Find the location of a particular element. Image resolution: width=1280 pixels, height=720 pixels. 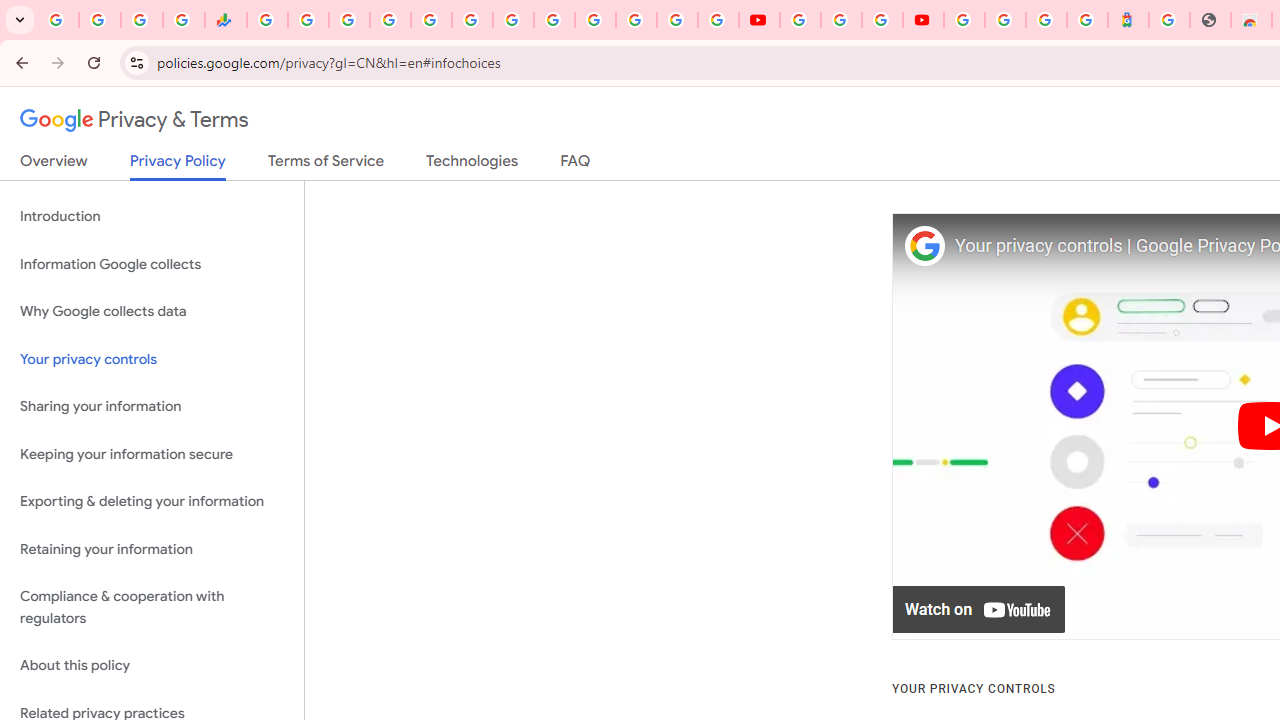

'Content Creator Programs & Opportunities - YouTube Creators' is located at coordinates (922, 20).